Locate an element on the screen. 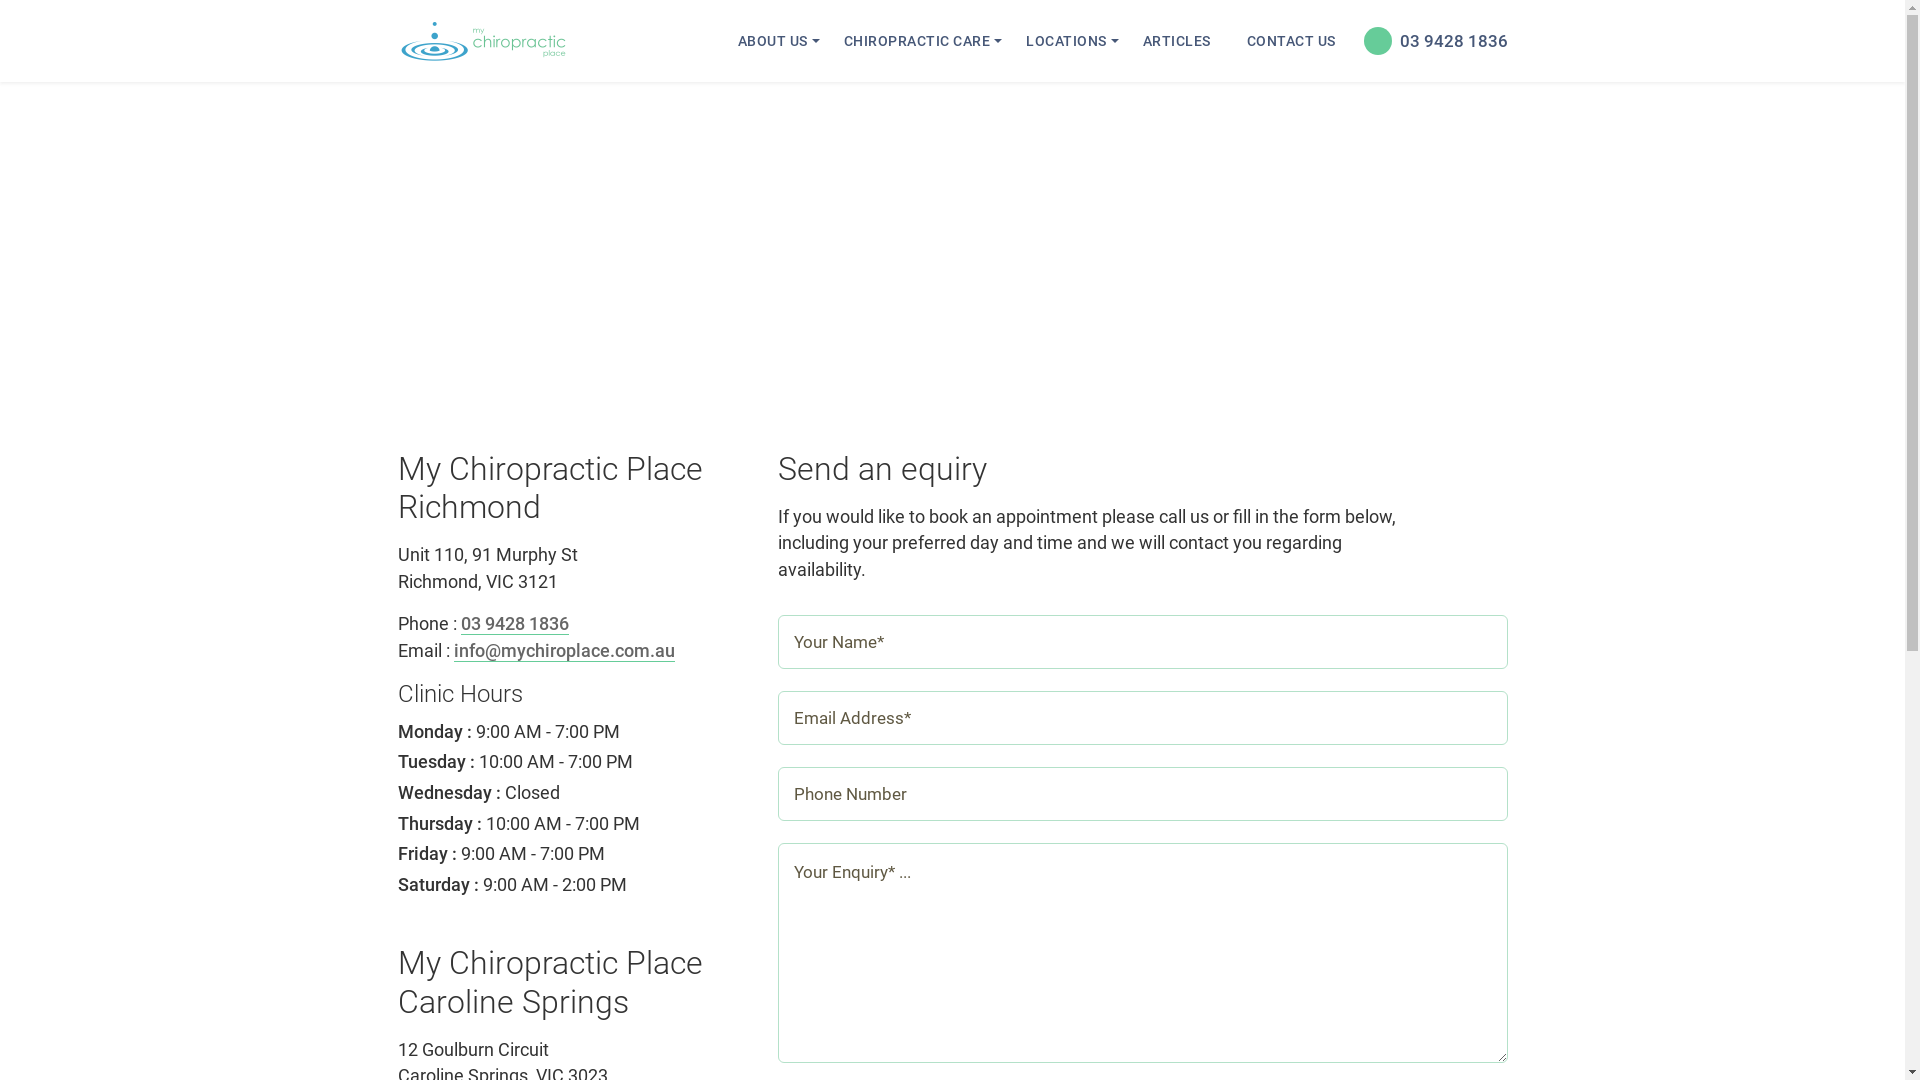 The width and height of the screenshot is (1920, 1080). 'ABOUT US' is located at coordinates (771, 41).